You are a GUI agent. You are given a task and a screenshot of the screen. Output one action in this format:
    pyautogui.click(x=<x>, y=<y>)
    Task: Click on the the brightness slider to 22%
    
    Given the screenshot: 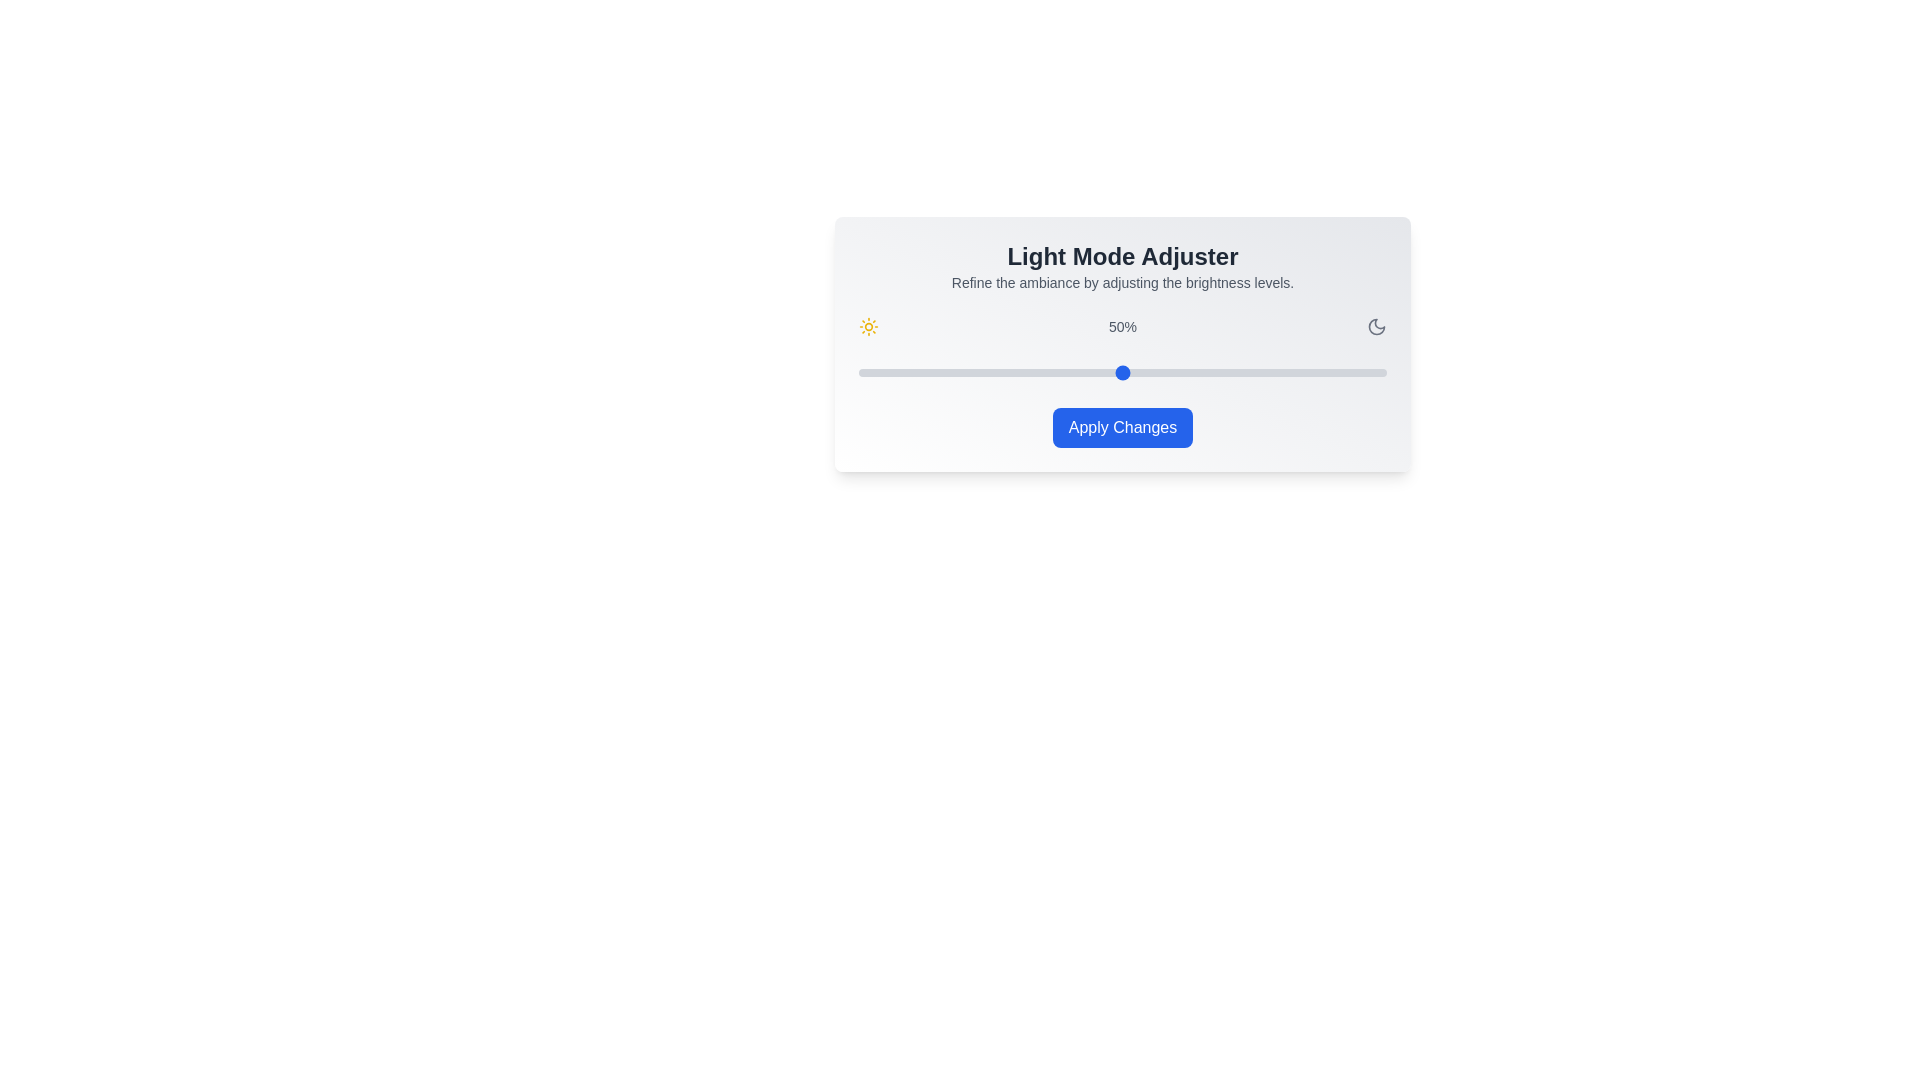 What is the action you would take?
    pyautogui.click(x=975, y=373)
    